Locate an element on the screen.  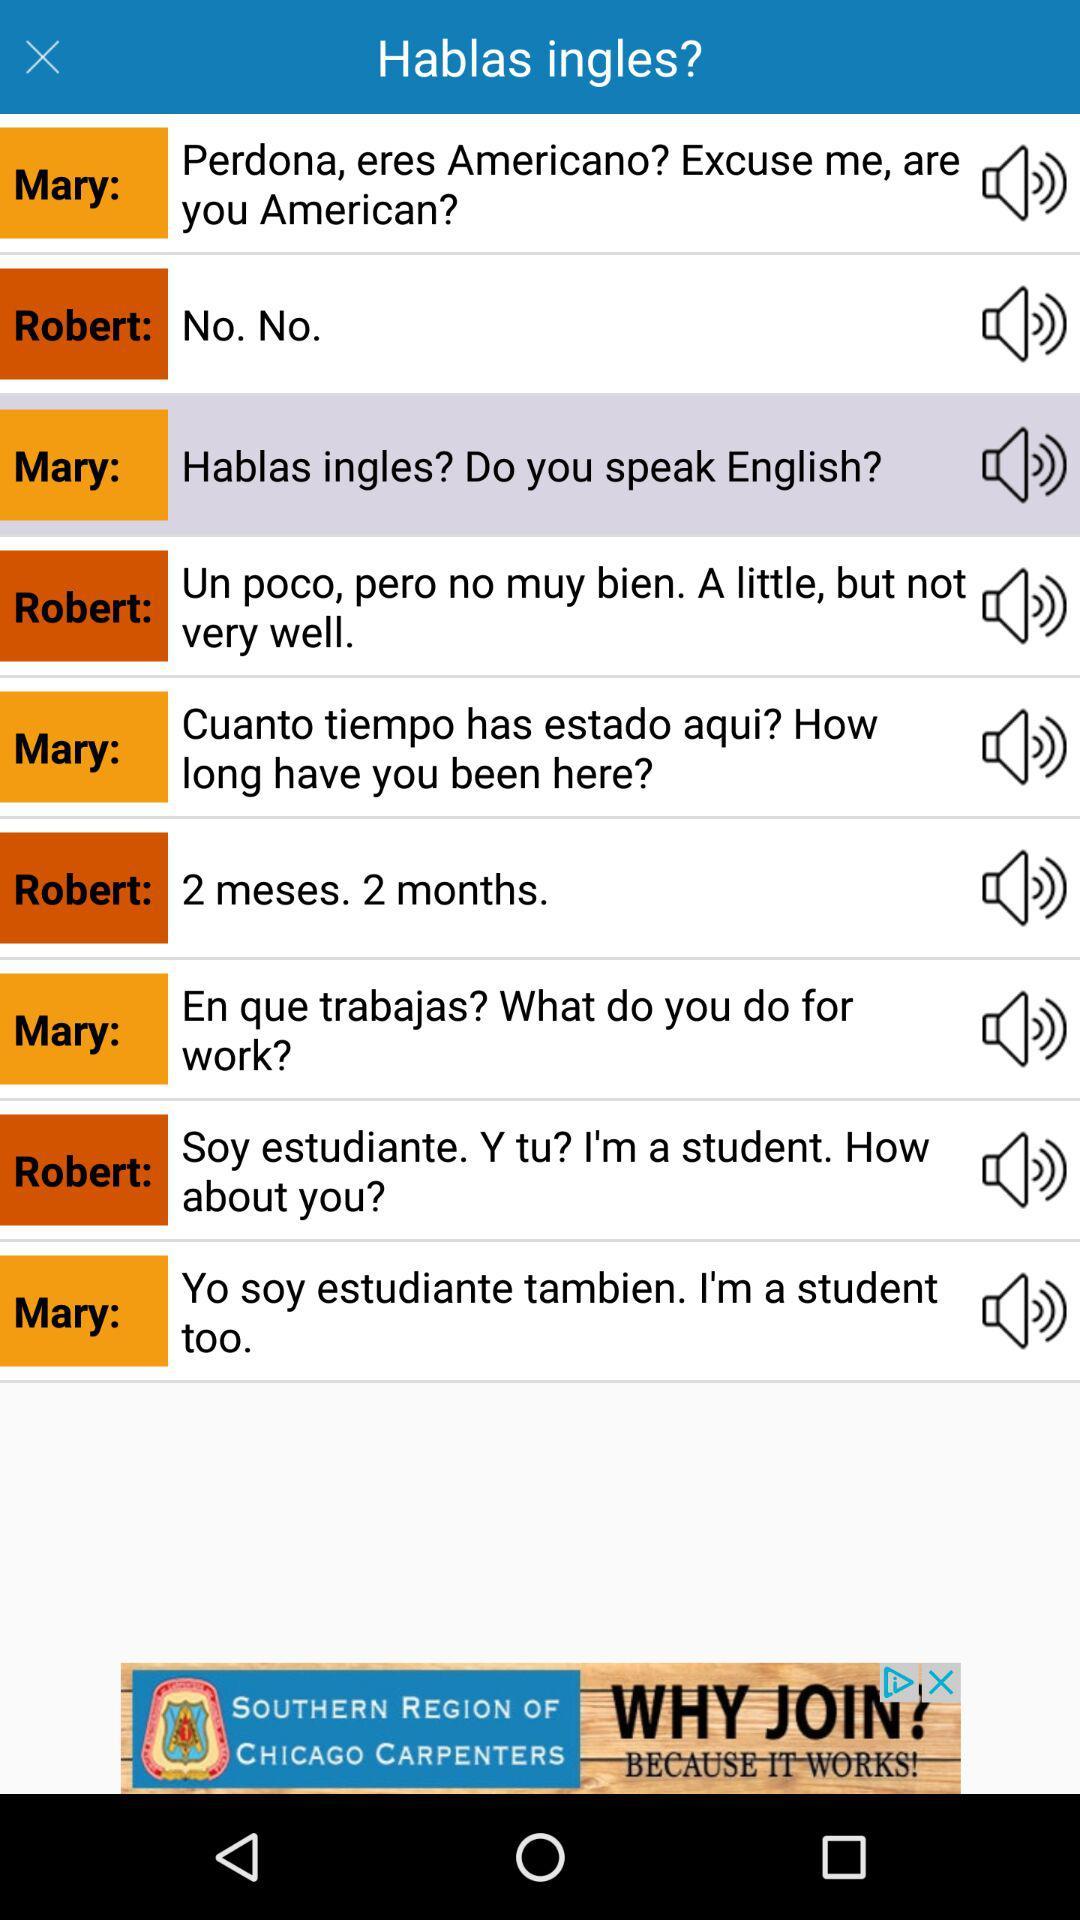
it is a notification key is located at coordinates (540, 1727).